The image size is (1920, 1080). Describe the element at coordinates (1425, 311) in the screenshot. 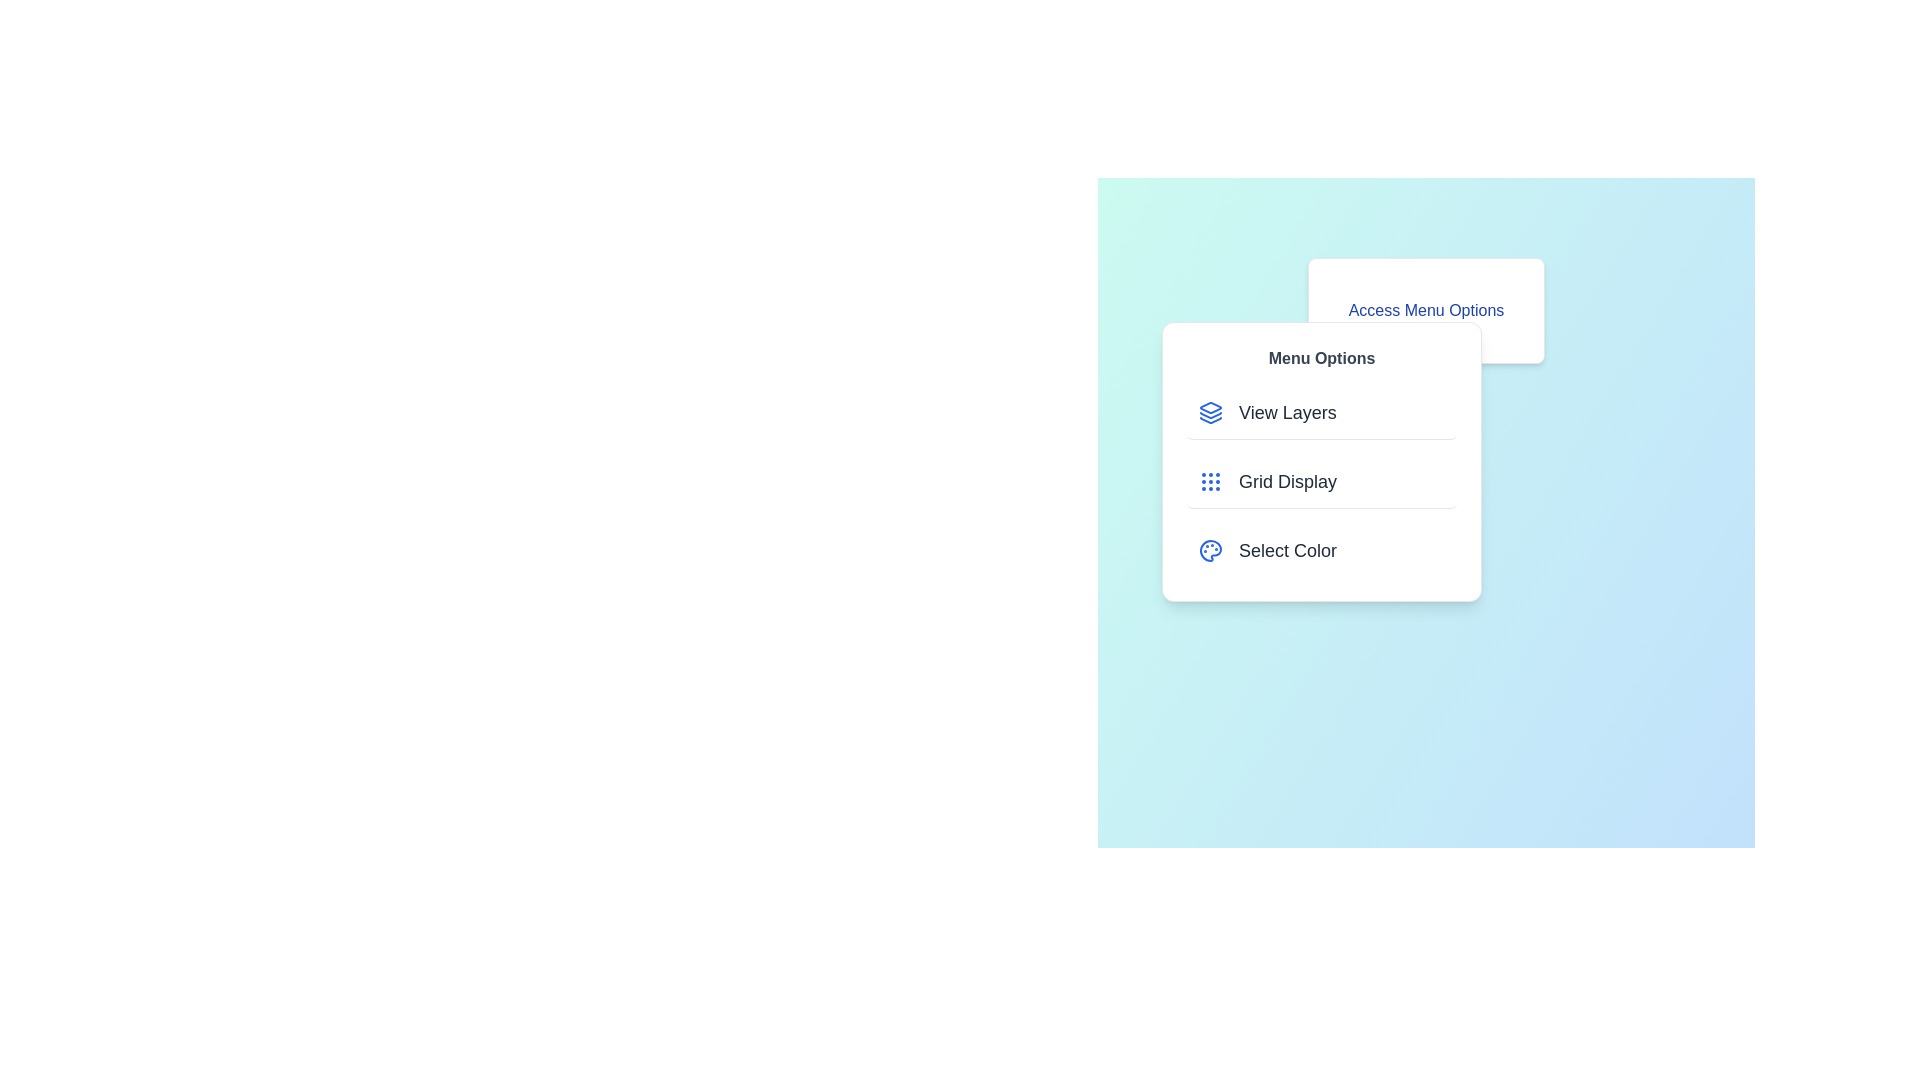

I see `the 'Access Menu Options' button to toggle the menu visibility` at that location.